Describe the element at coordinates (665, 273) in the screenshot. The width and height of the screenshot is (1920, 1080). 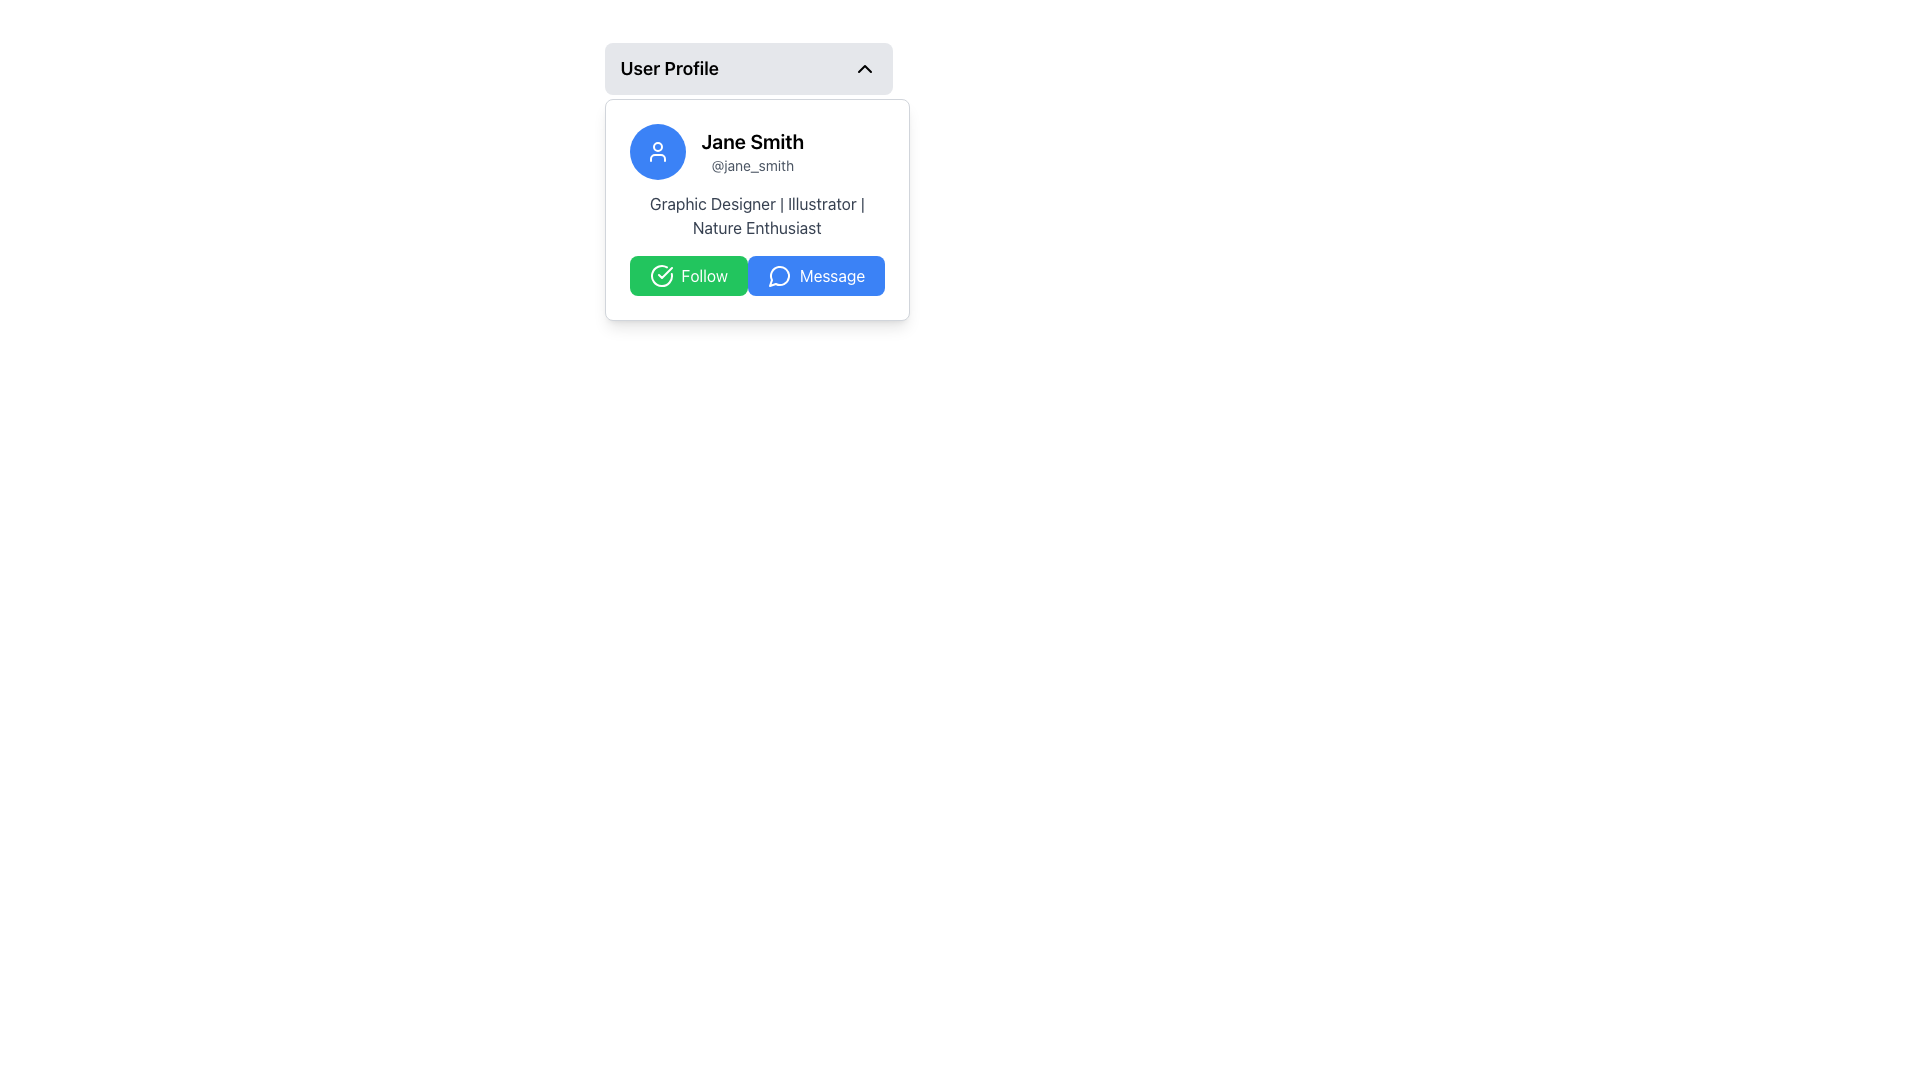
I see `the checkmark icon within the circular graphic located to the left of the green 'Follow' button` at that location.